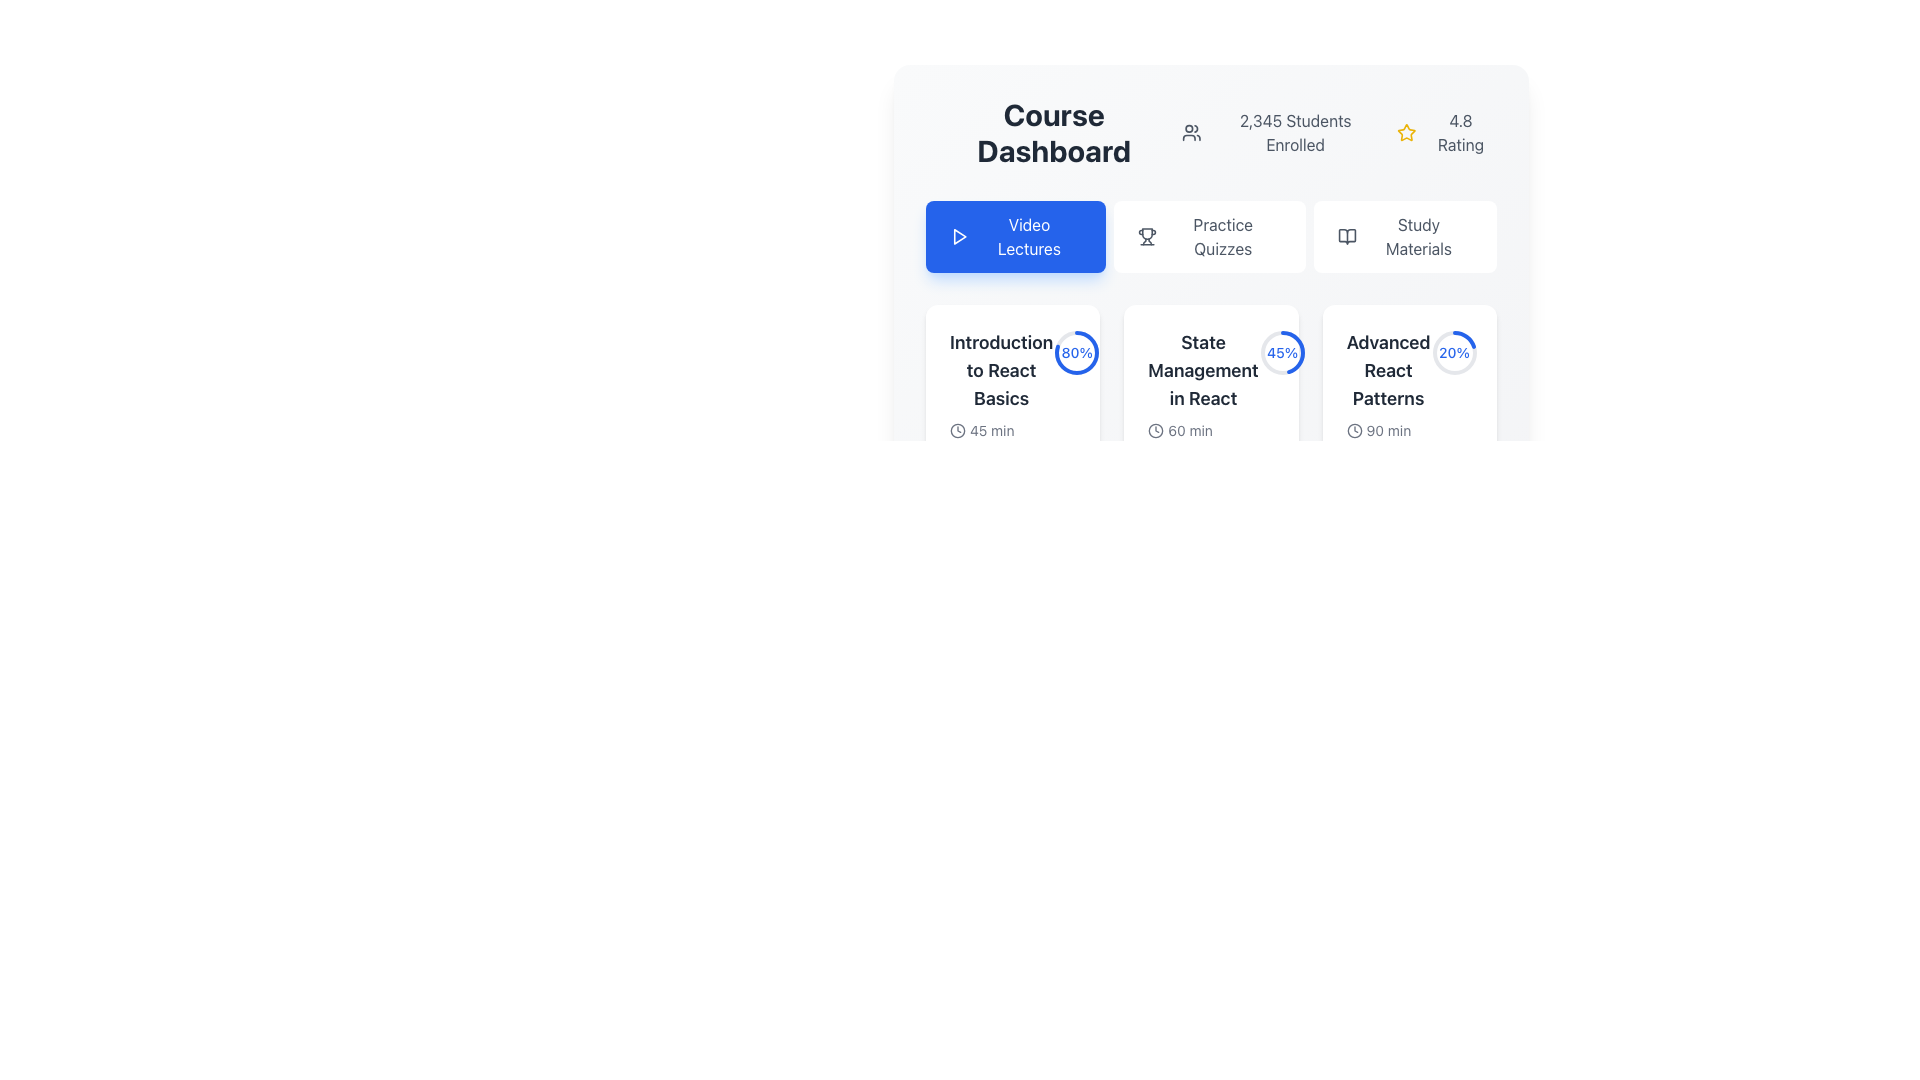 The width and height of the screenshot is (1920, 1080). What do you see at coordinates (1210, 326) in the screenshot?
I see `the central course offering card in the learning platform` at bounding box center [1210, 326].